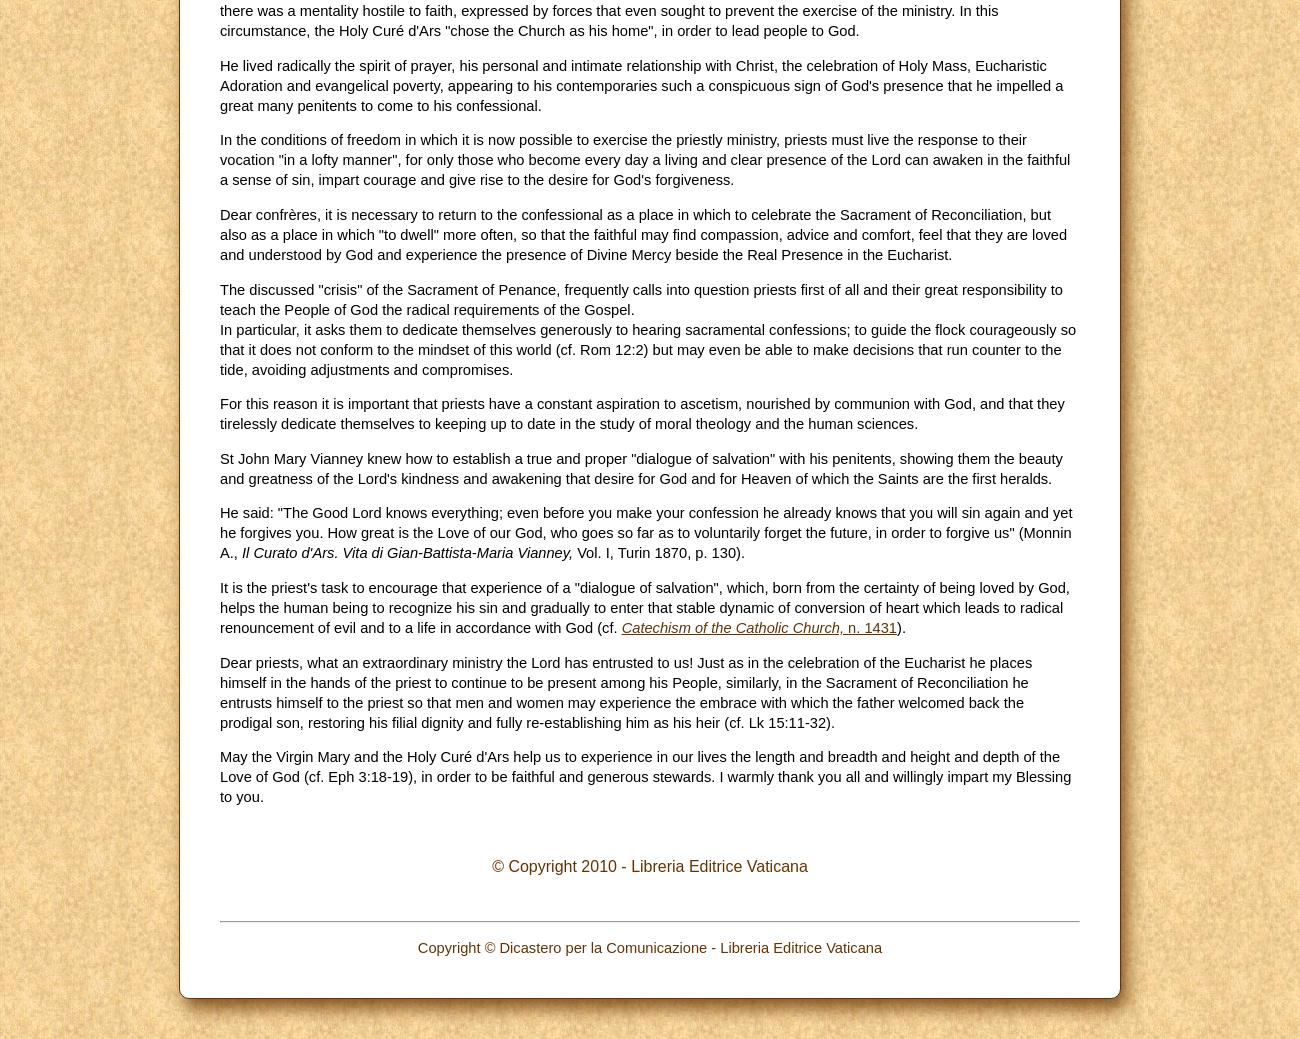  Describe the element at coordinates (871, 627) in the screenshot. I see `'n. 1431'` at that location.